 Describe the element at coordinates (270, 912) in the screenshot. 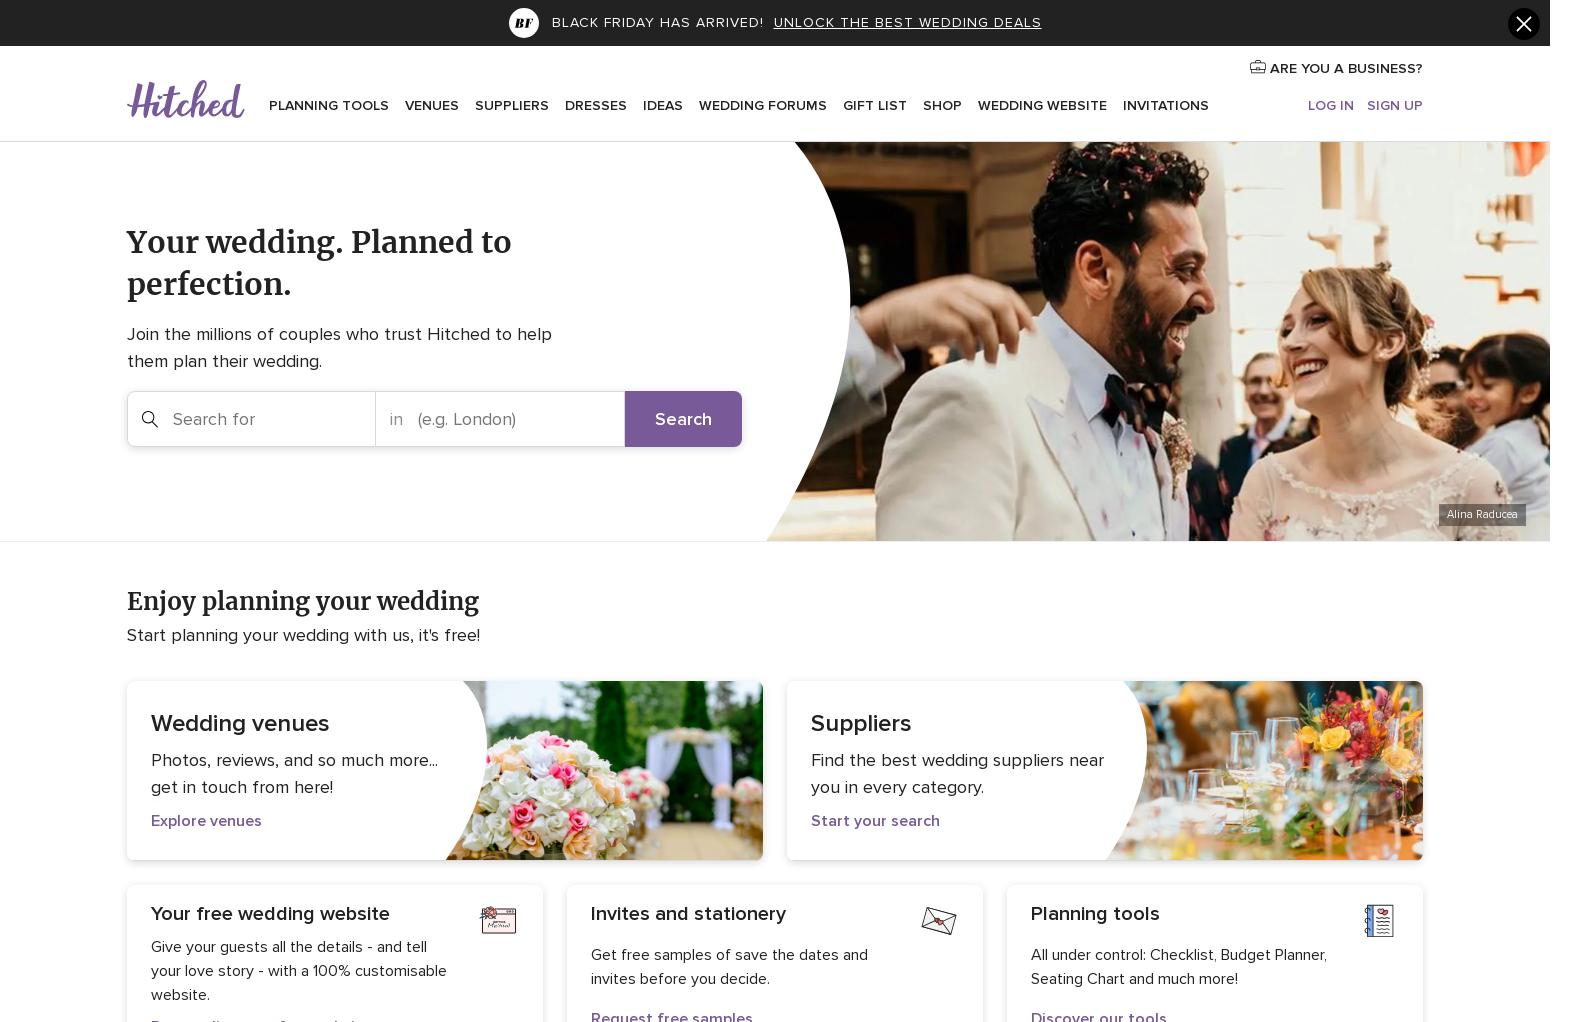

I see `'Your free wedding website'` at that location.